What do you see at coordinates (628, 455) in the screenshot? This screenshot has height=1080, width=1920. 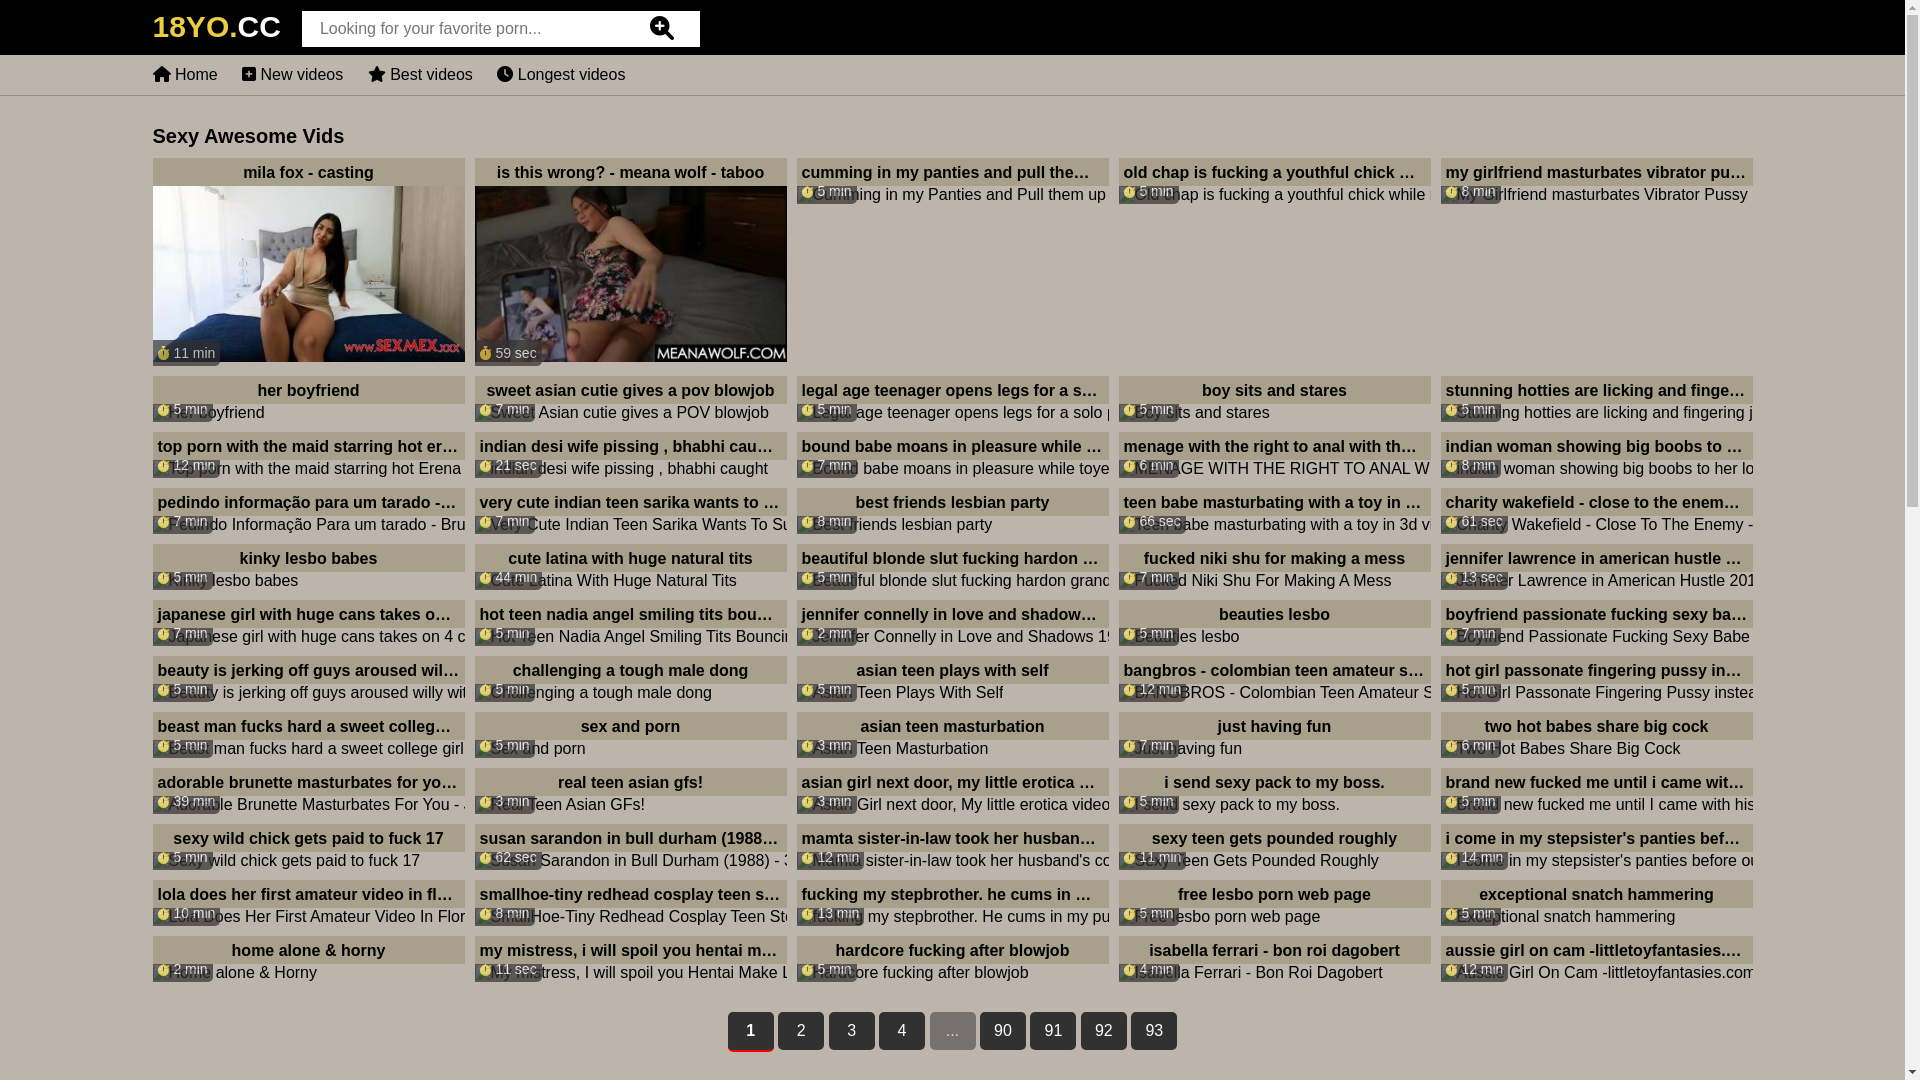 I see `'21 sec` at bounding box center [628, 455].